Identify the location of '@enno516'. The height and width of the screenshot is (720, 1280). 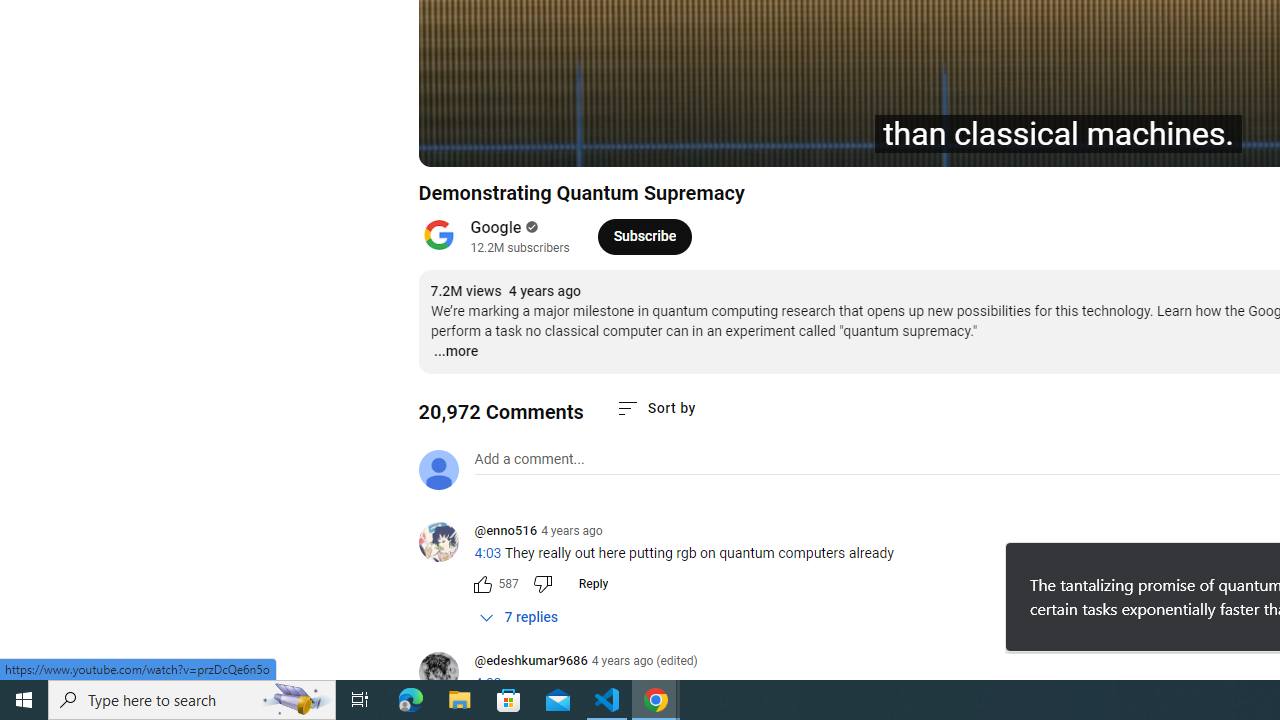
(505, 531).